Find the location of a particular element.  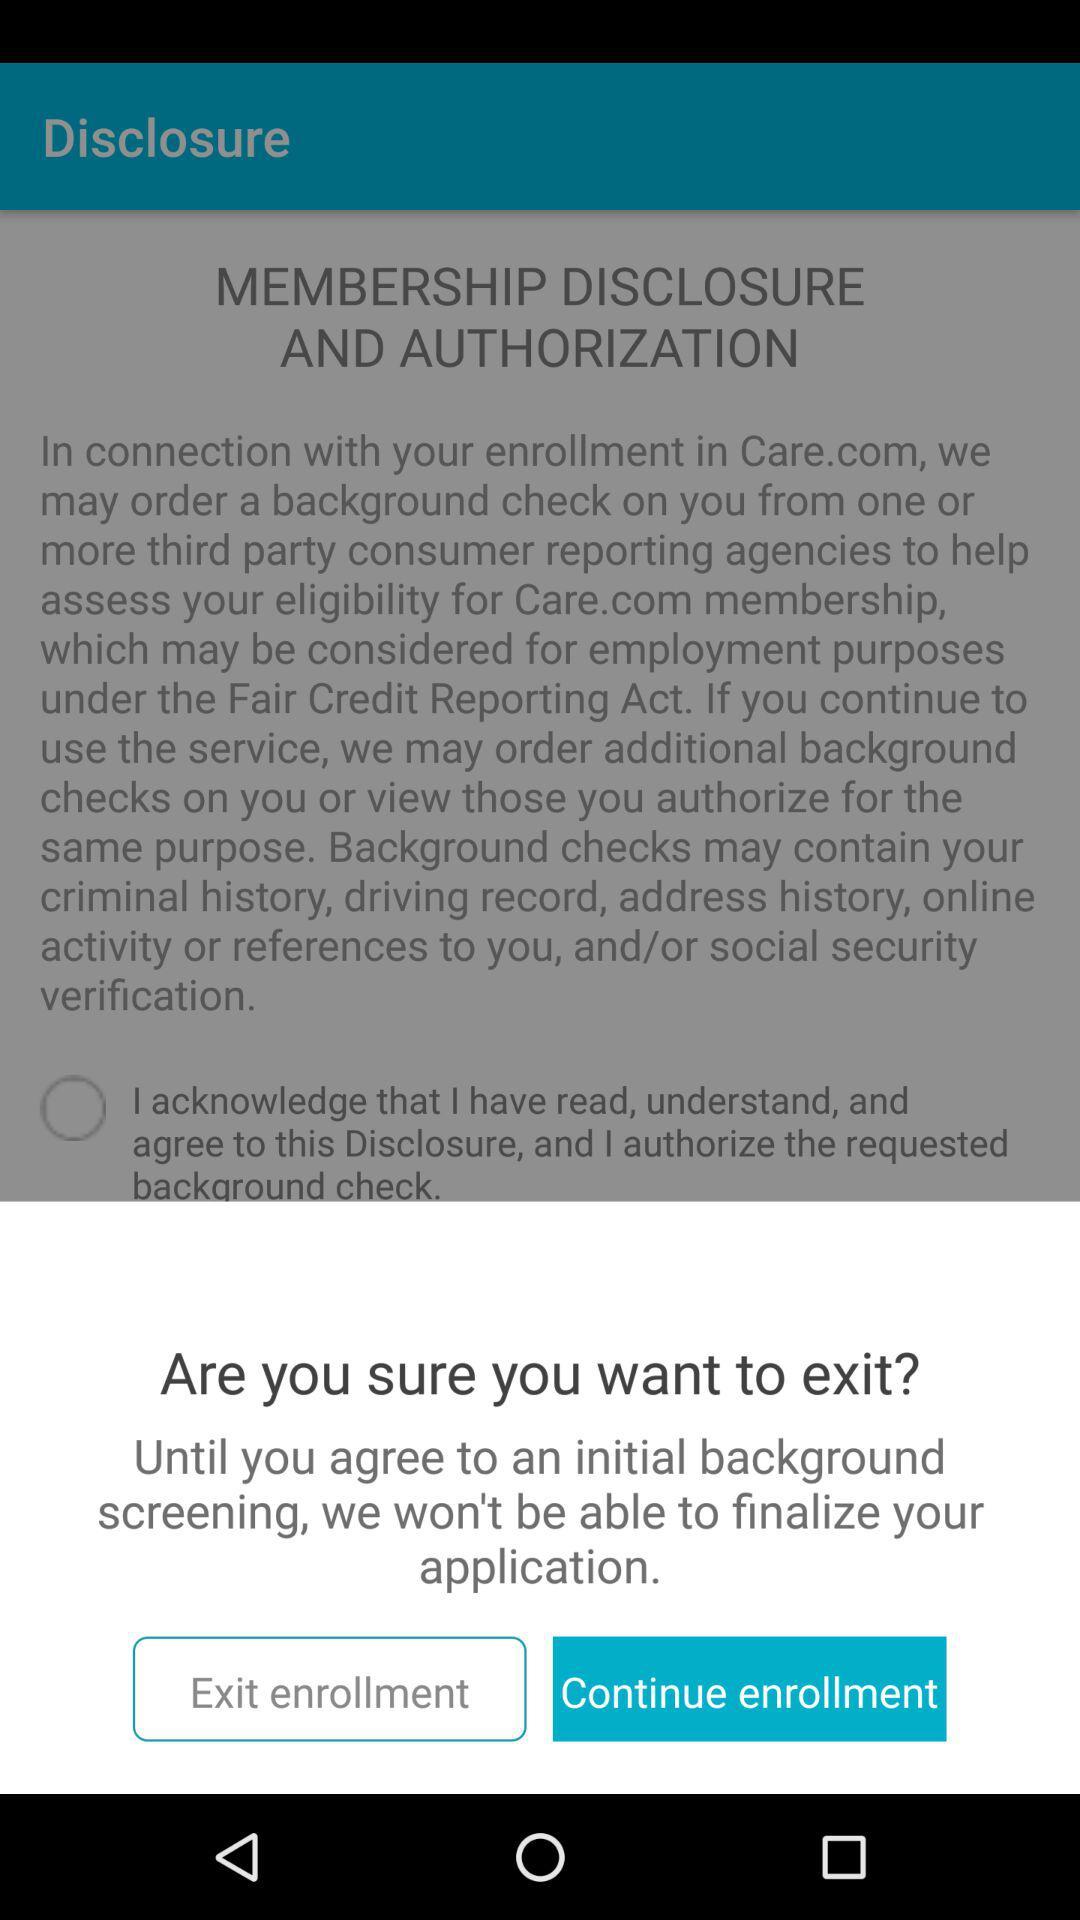

icon next to the exit enrollment icon is located at coordinates (749, 1688).